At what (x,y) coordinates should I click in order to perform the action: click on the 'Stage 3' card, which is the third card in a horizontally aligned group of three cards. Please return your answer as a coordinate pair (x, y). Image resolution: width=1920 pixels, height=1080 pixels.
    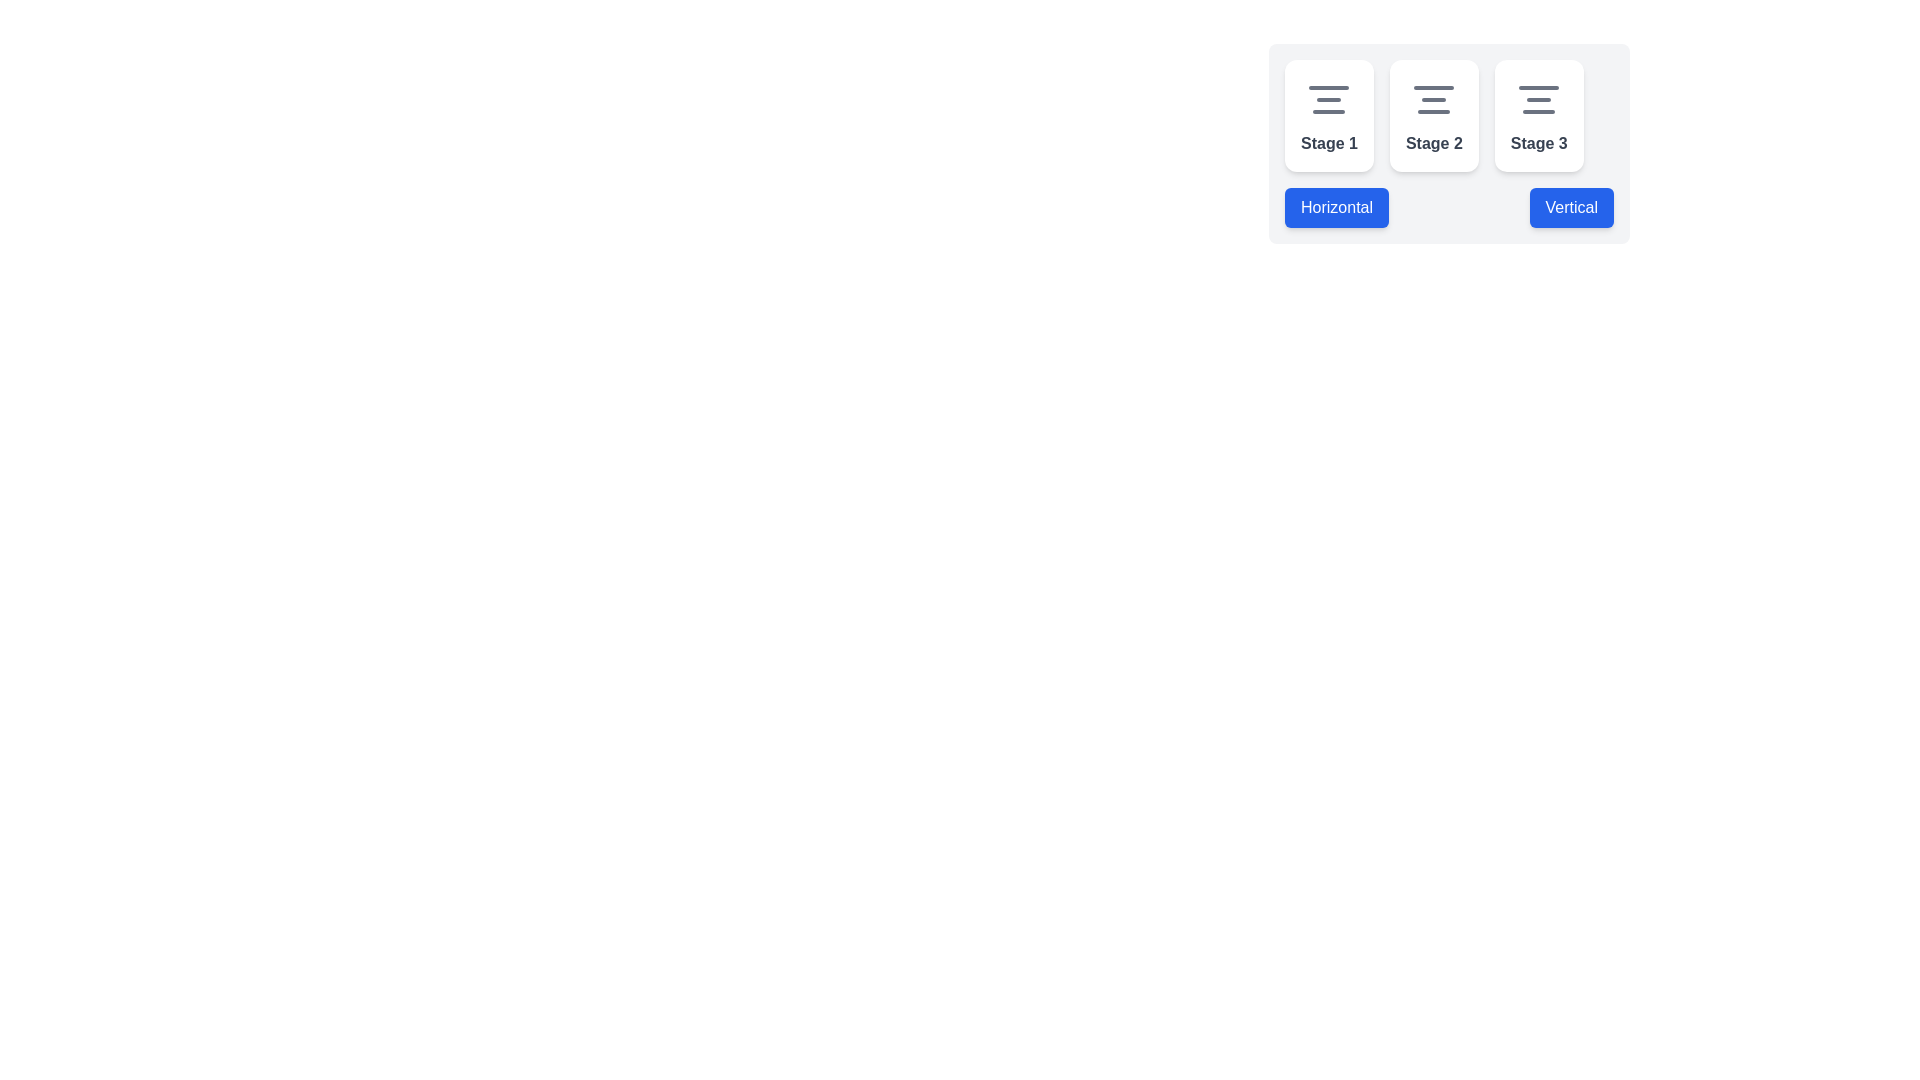
    Looking at the image, I should click on (1538, 115).